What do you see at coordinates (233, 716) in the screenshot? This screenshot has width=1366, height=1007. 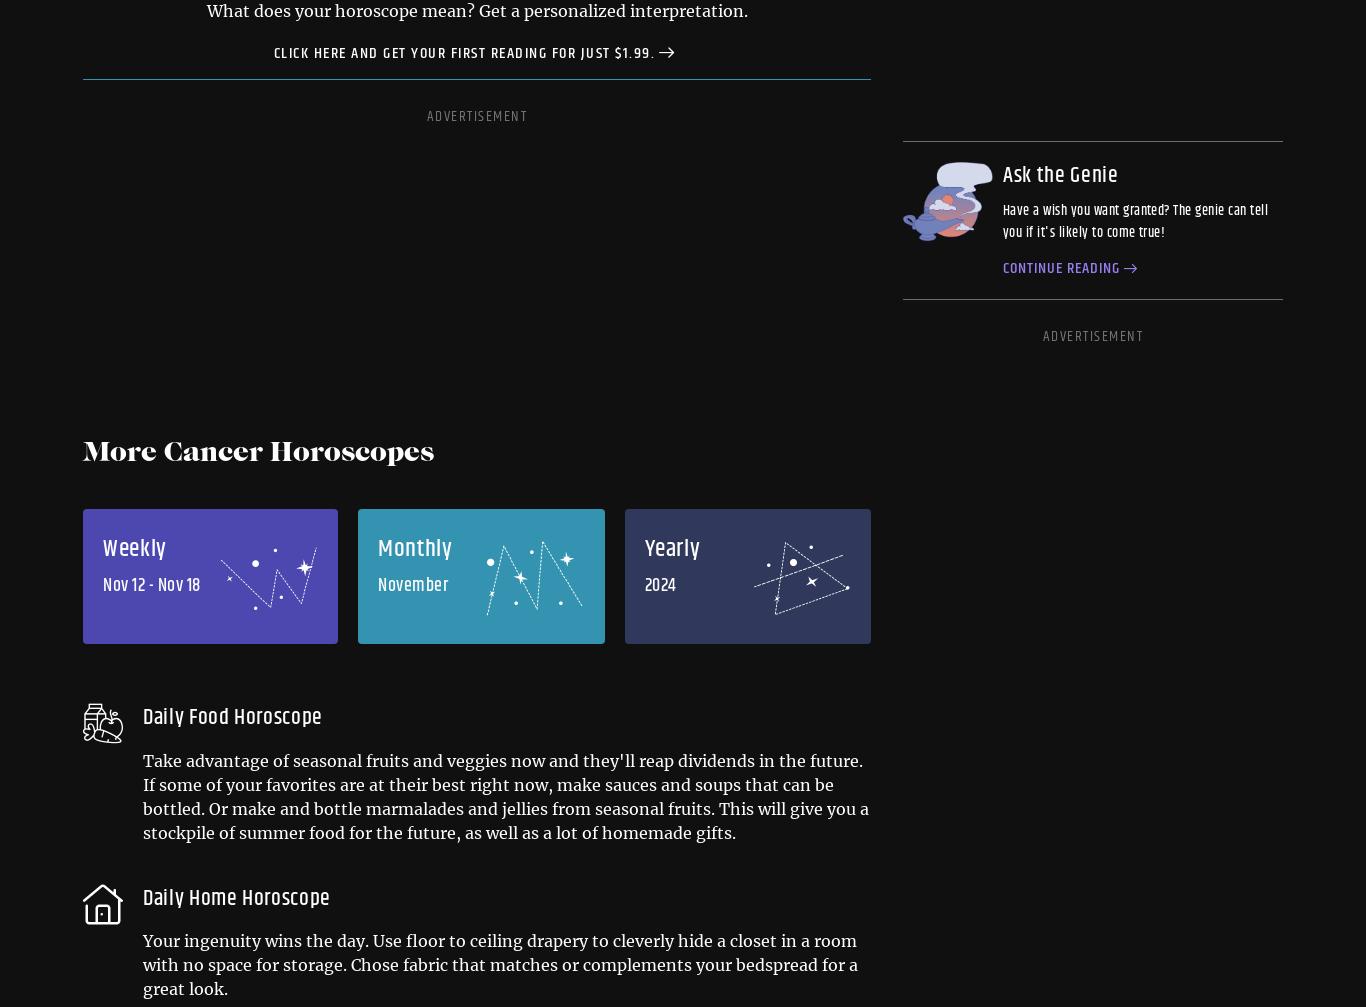 I see `'Daily Food Horoscope'` at bounding box center [233, 716].